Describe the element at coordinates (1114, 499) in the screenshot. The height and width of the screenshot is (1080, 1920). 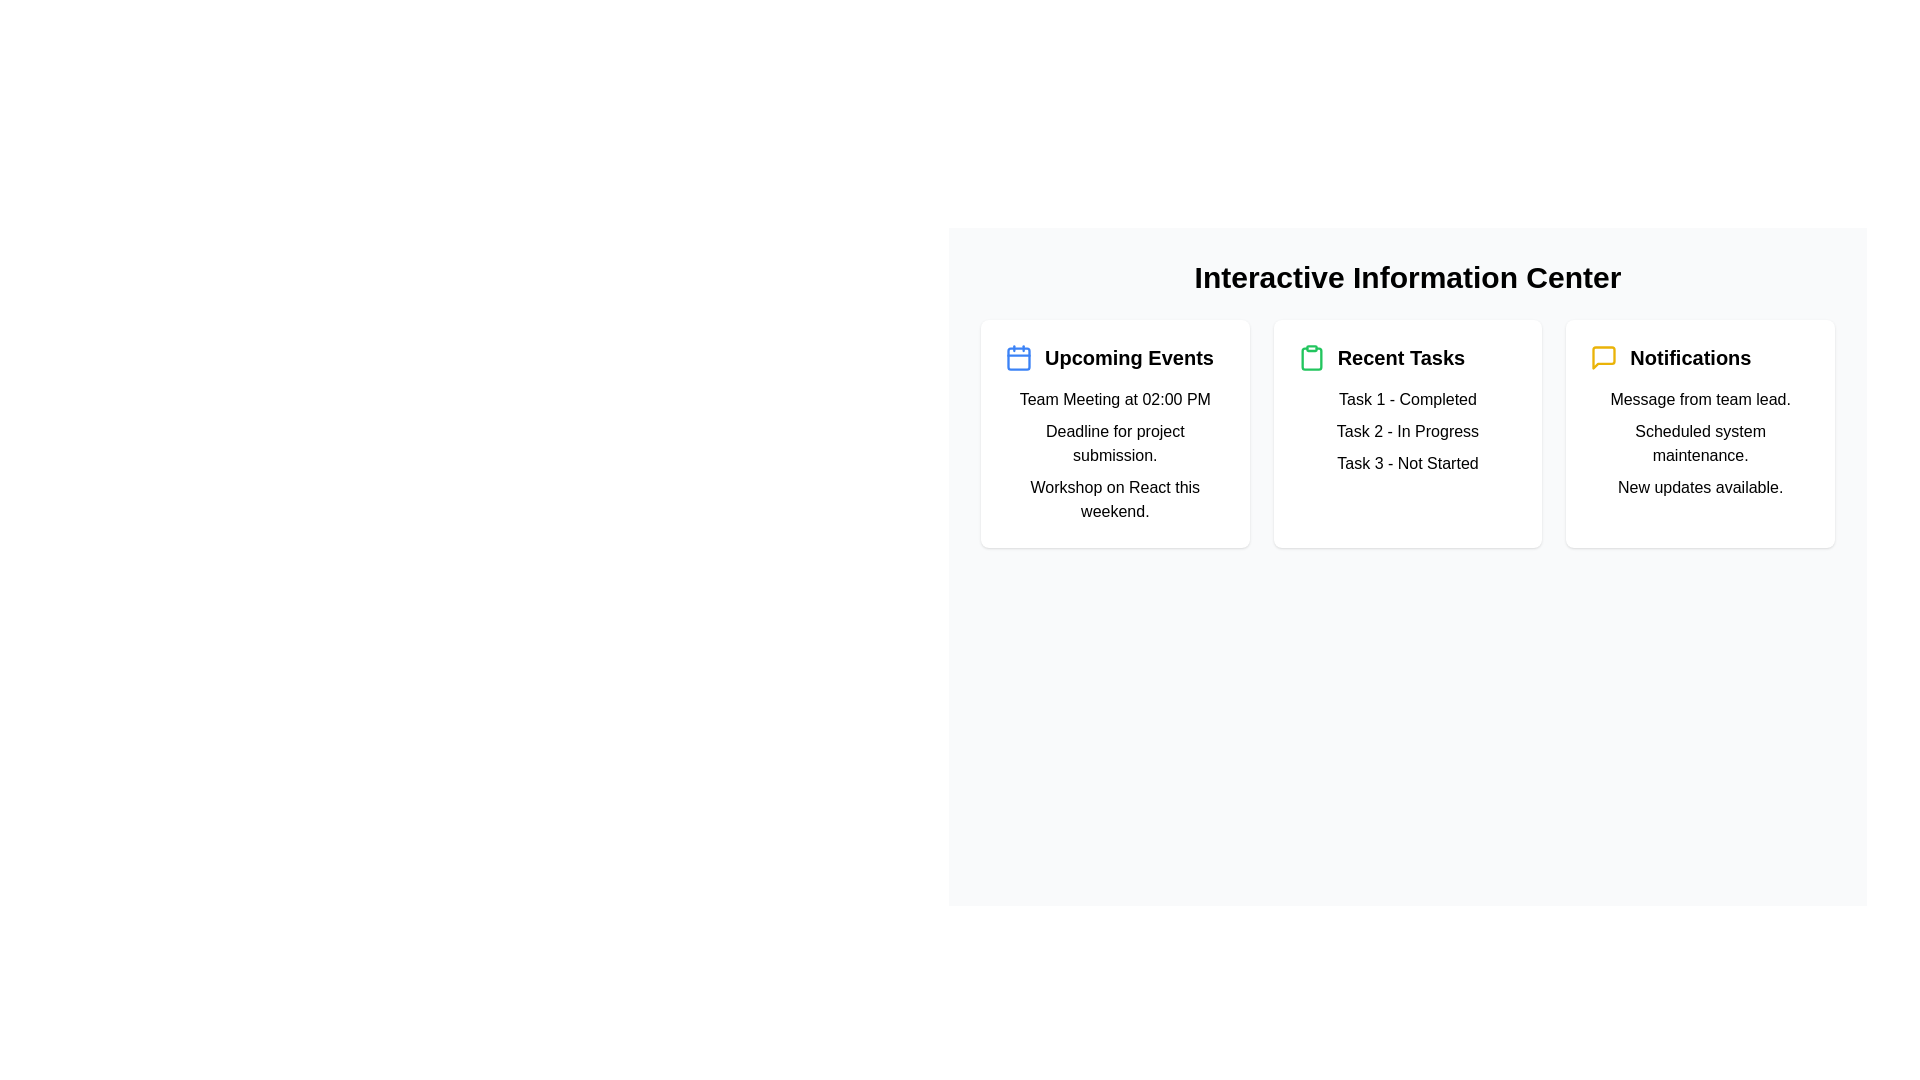
I see `the third line of static text in the 'Upcoming Events' section that informs the user about an upcoming event` at that location.